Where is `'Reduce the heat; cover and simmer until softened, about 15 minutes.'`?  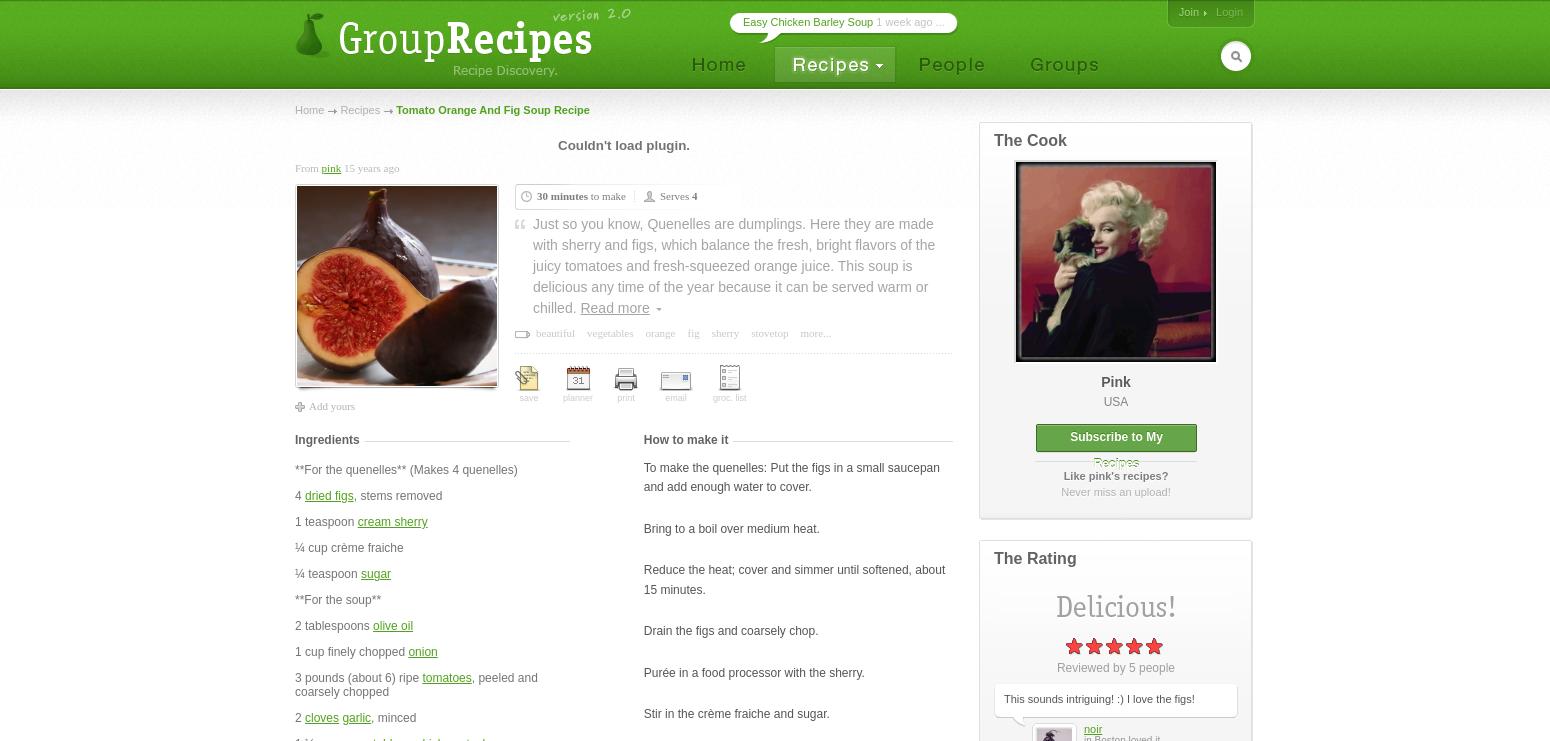 'Reduce the heat; cover and simmer until softened, about 15 minutes.' is located at coordinates (793, 578).